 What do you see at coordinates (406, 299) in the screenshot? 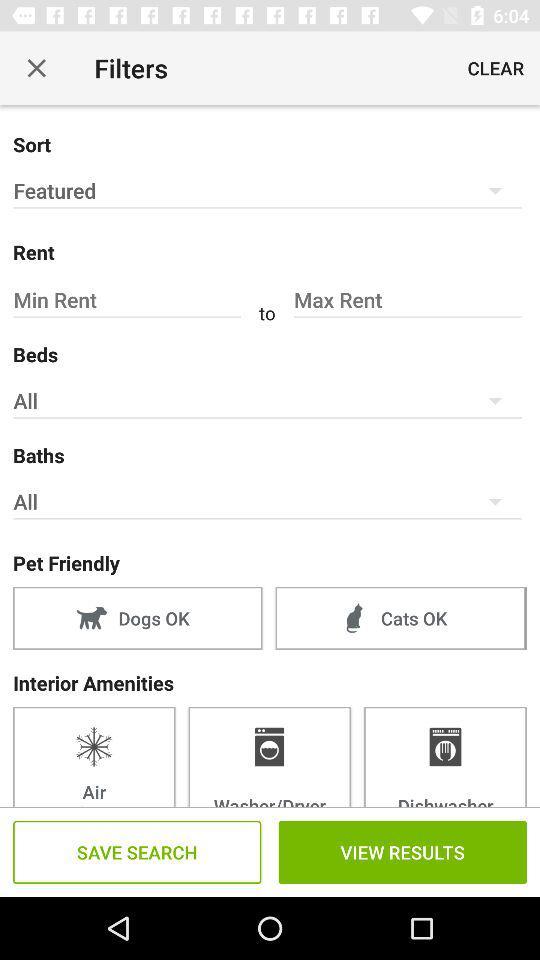
I see `filter the maximum amount of rent` at bounding box center [406, 299].